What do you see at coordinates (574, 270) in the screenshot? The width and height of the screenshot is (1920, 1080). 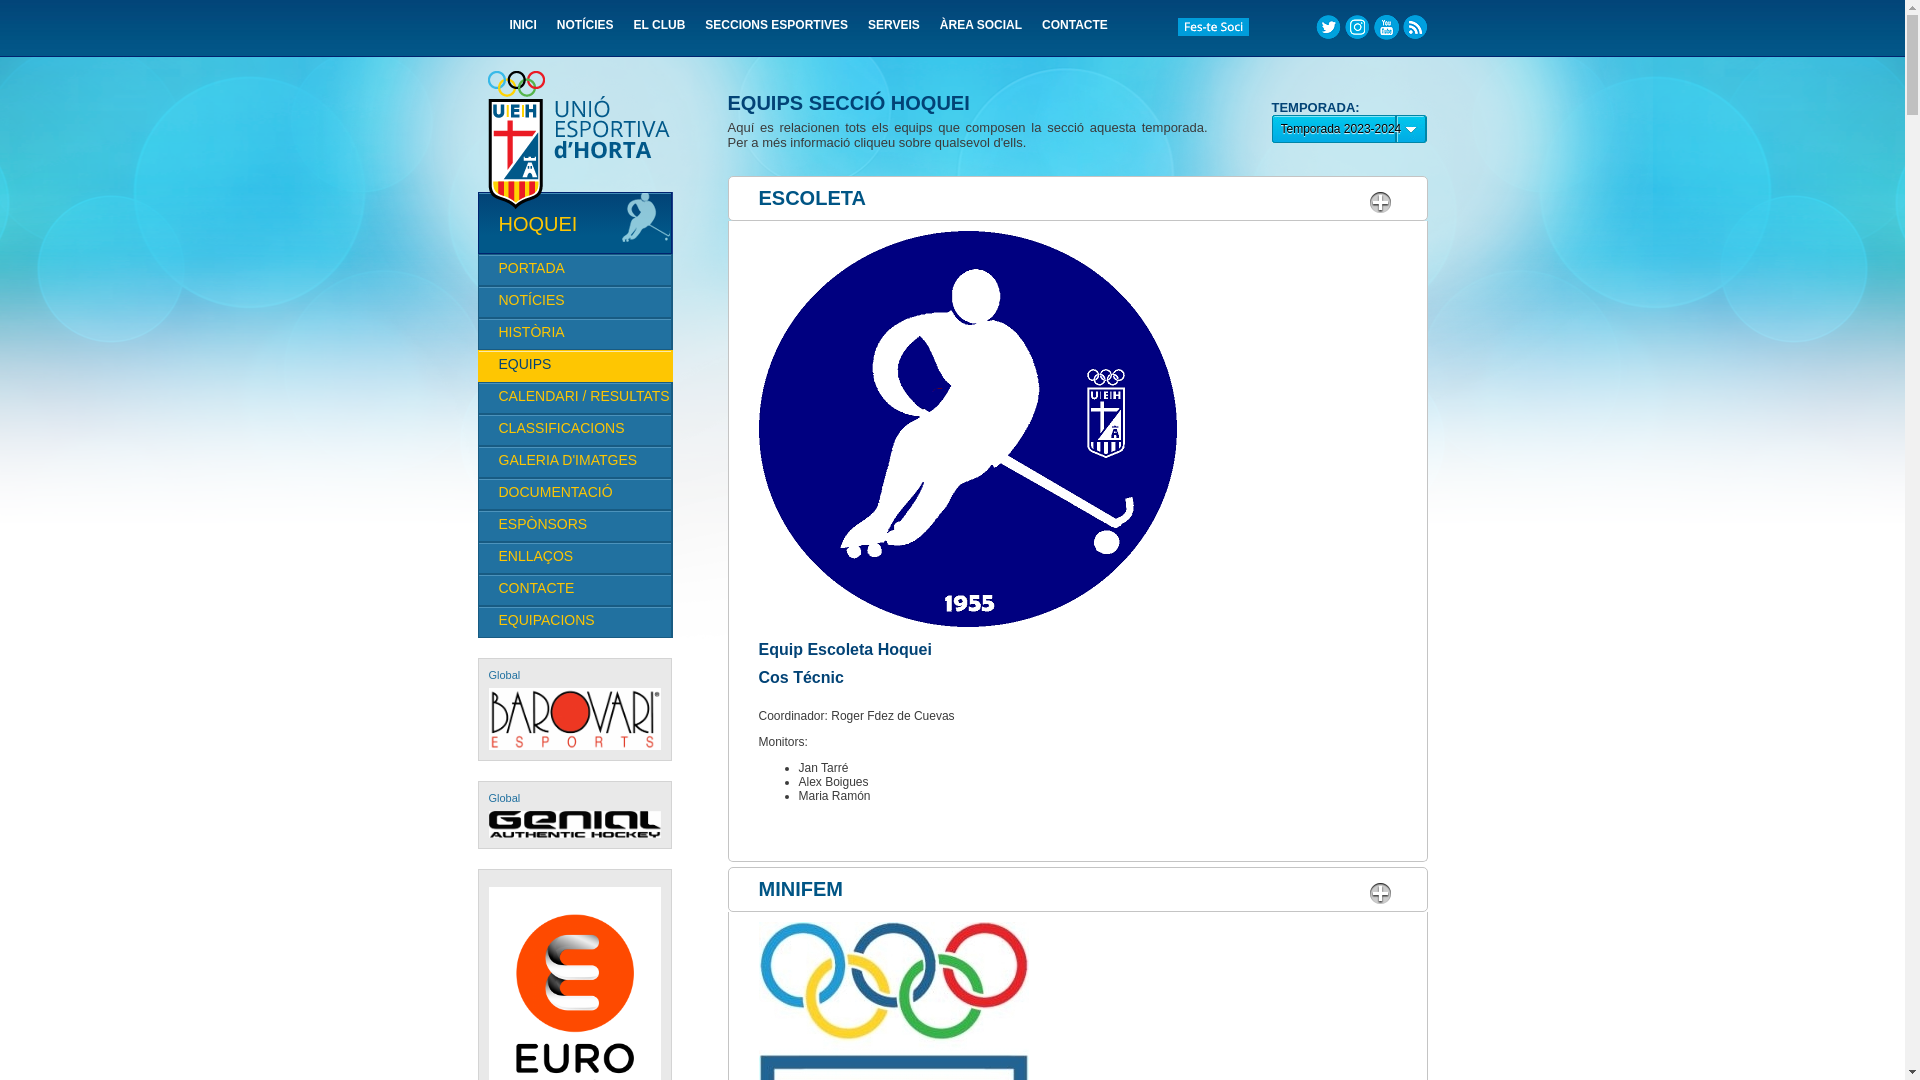 I see `'PORTADA'` at bounding box center [574, 270].